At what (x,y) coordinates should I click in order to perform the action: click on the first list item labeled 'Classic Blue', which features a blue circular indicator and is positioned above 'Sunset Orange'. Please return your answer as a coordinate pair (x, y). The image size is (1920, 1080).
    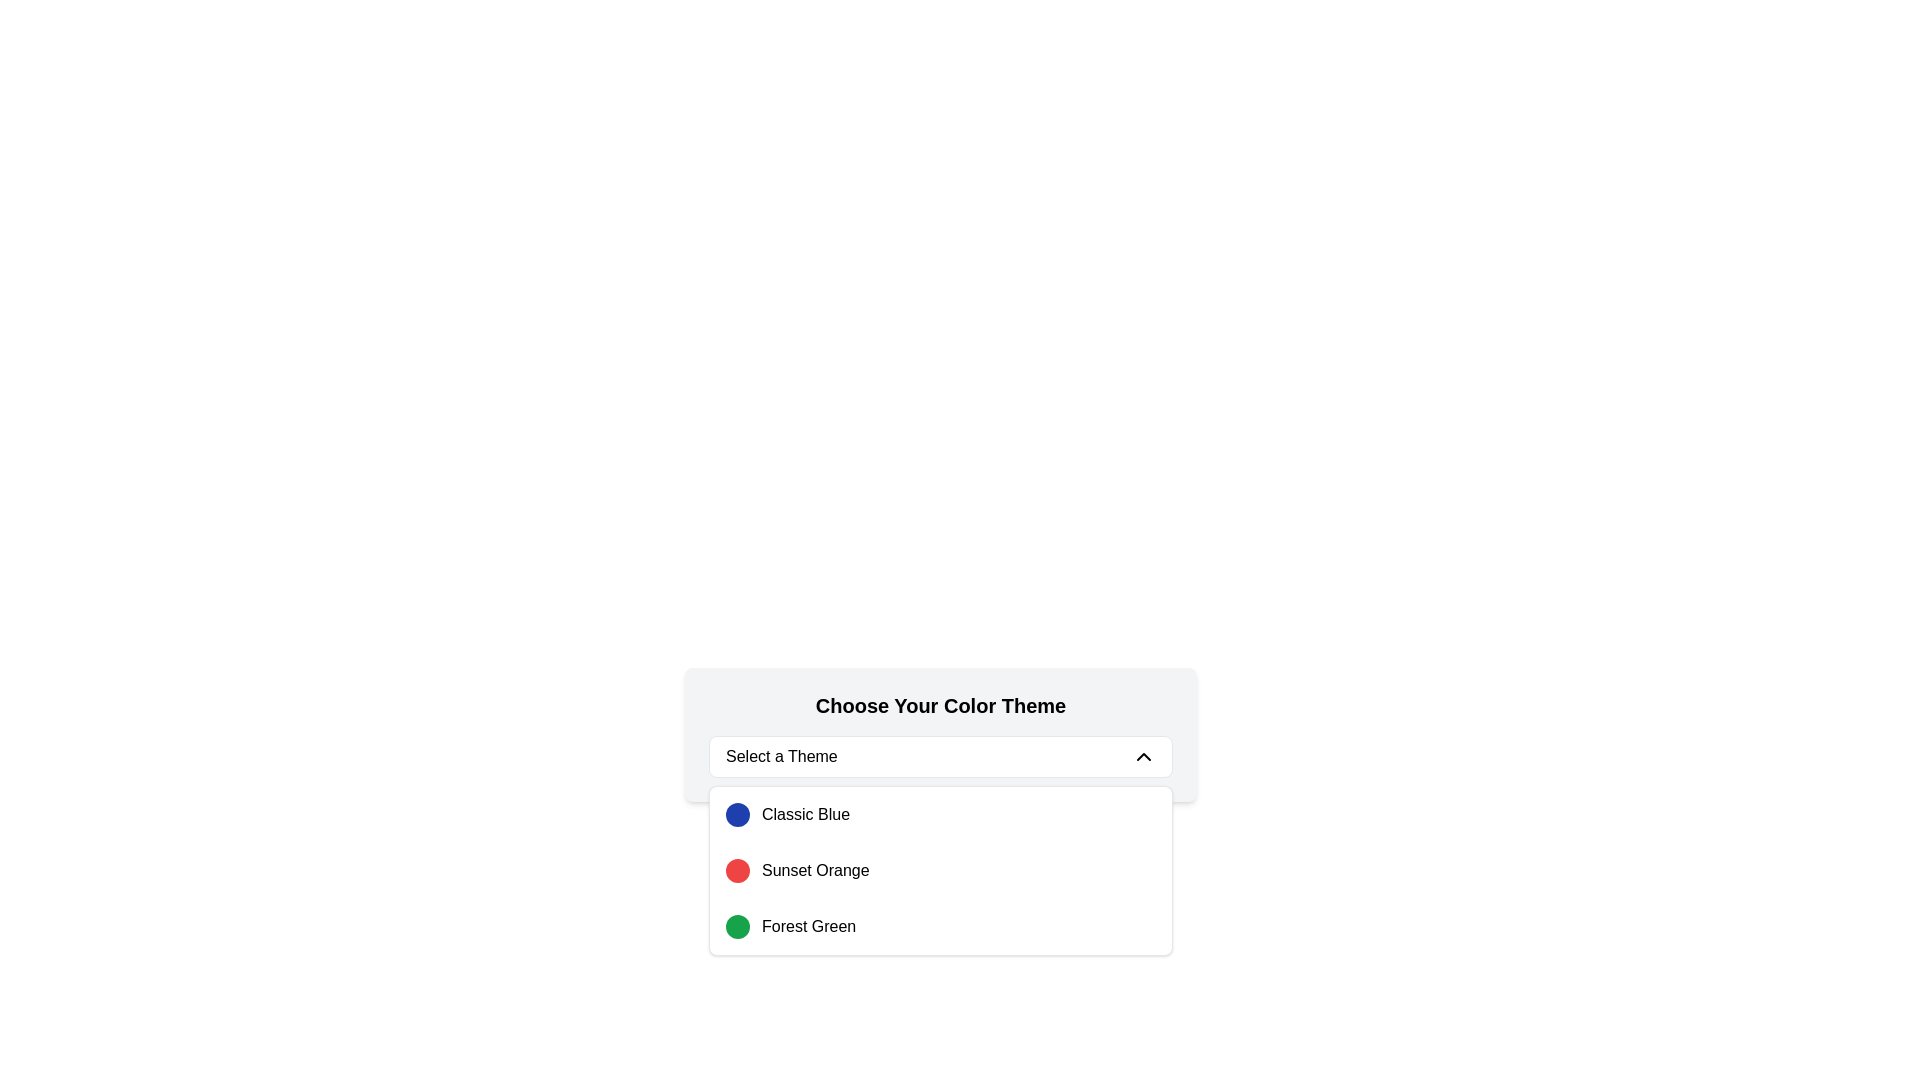
    Looking at the image, I should click on (939, 814).